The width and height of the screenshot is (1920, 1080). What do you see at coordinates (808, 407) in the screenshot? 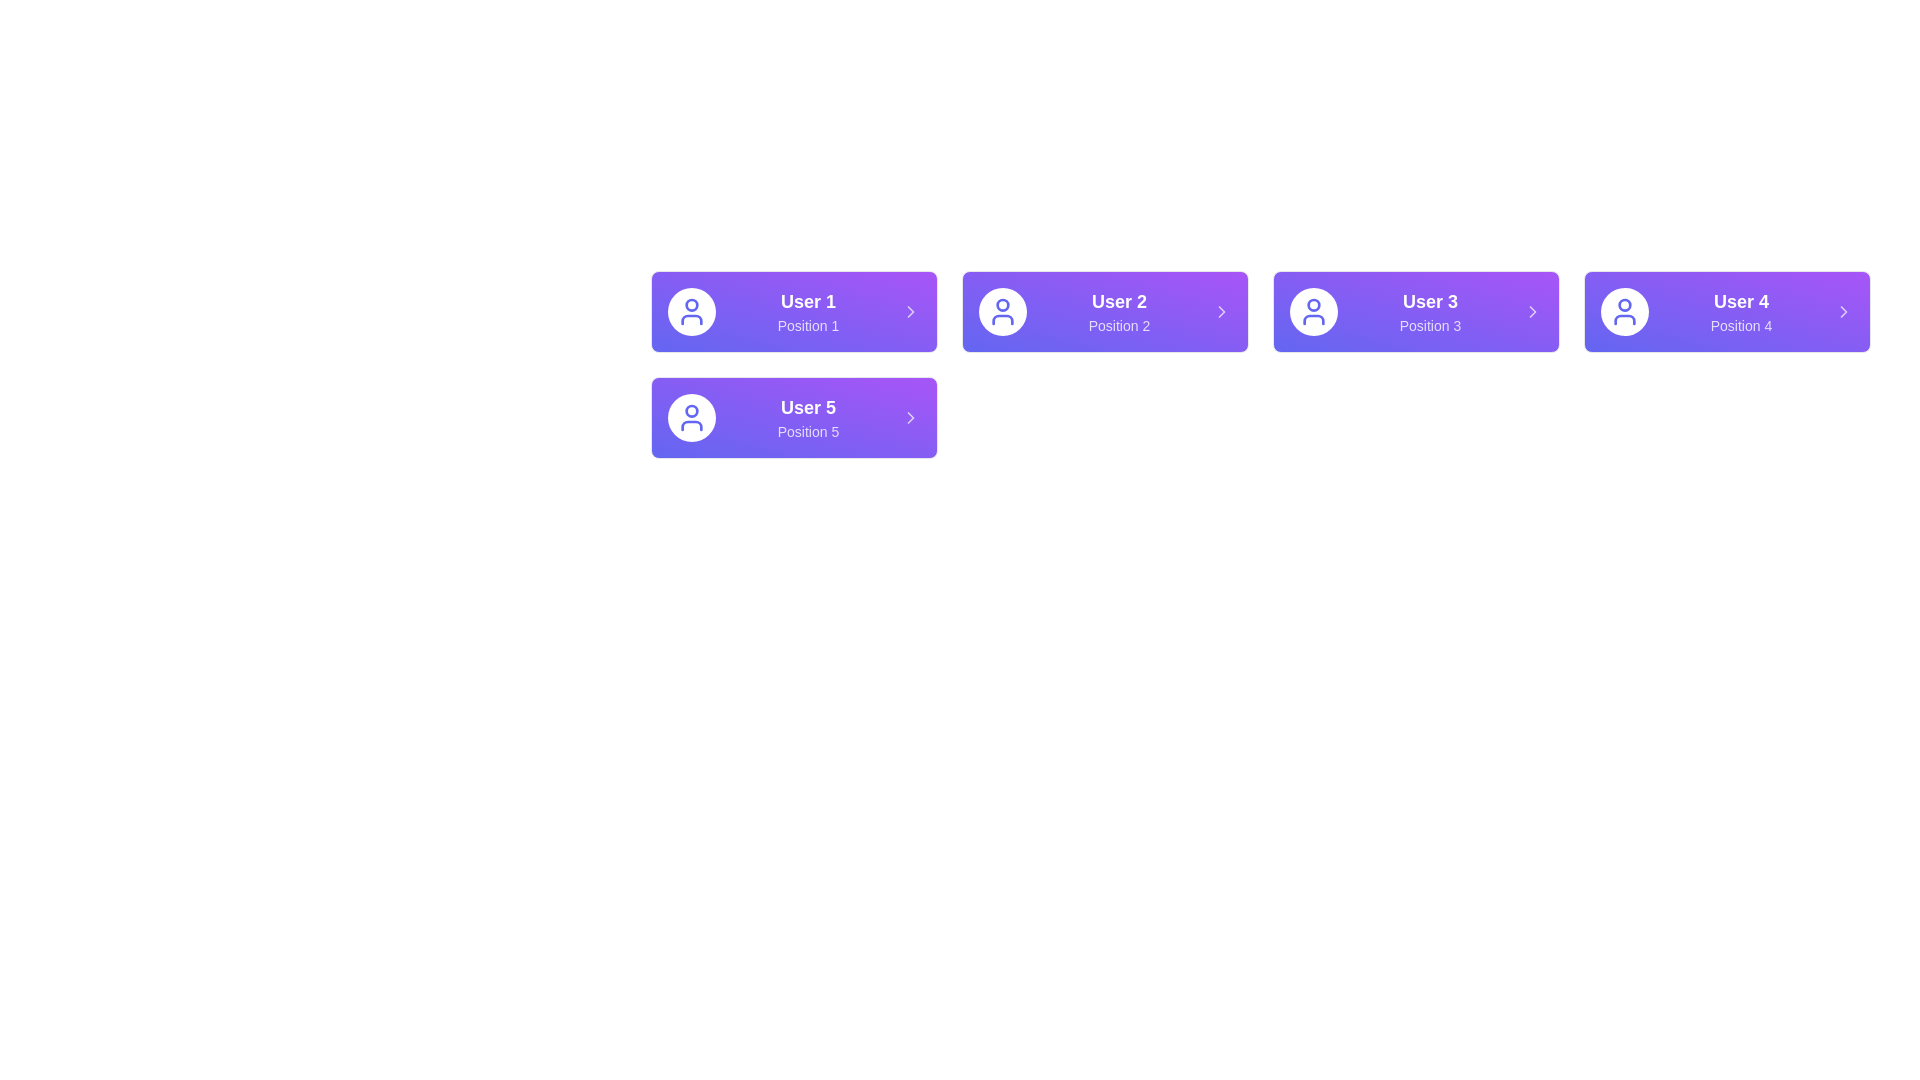
I see `text label that displays 'User 5', which is prominently styled in white on a purple background, located in the second card of the second row` at bounding box center [808, 407].